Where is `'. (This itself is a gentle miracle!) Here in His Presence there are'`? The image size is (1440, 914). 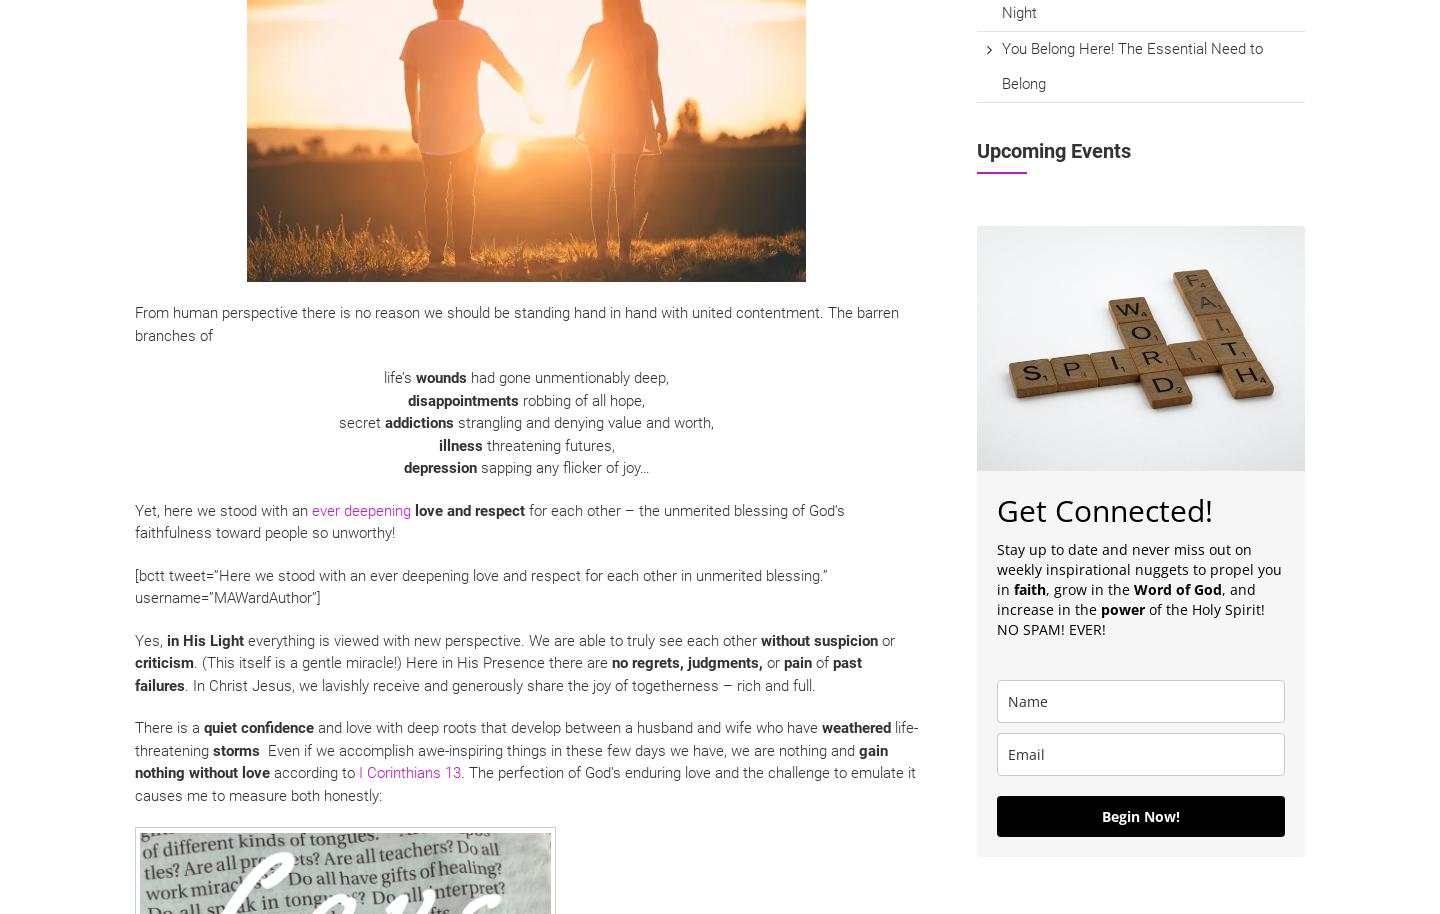 '. (This itself is a gentle miracle!) Here in His Presence there are' is located at coordinates (402, 663).